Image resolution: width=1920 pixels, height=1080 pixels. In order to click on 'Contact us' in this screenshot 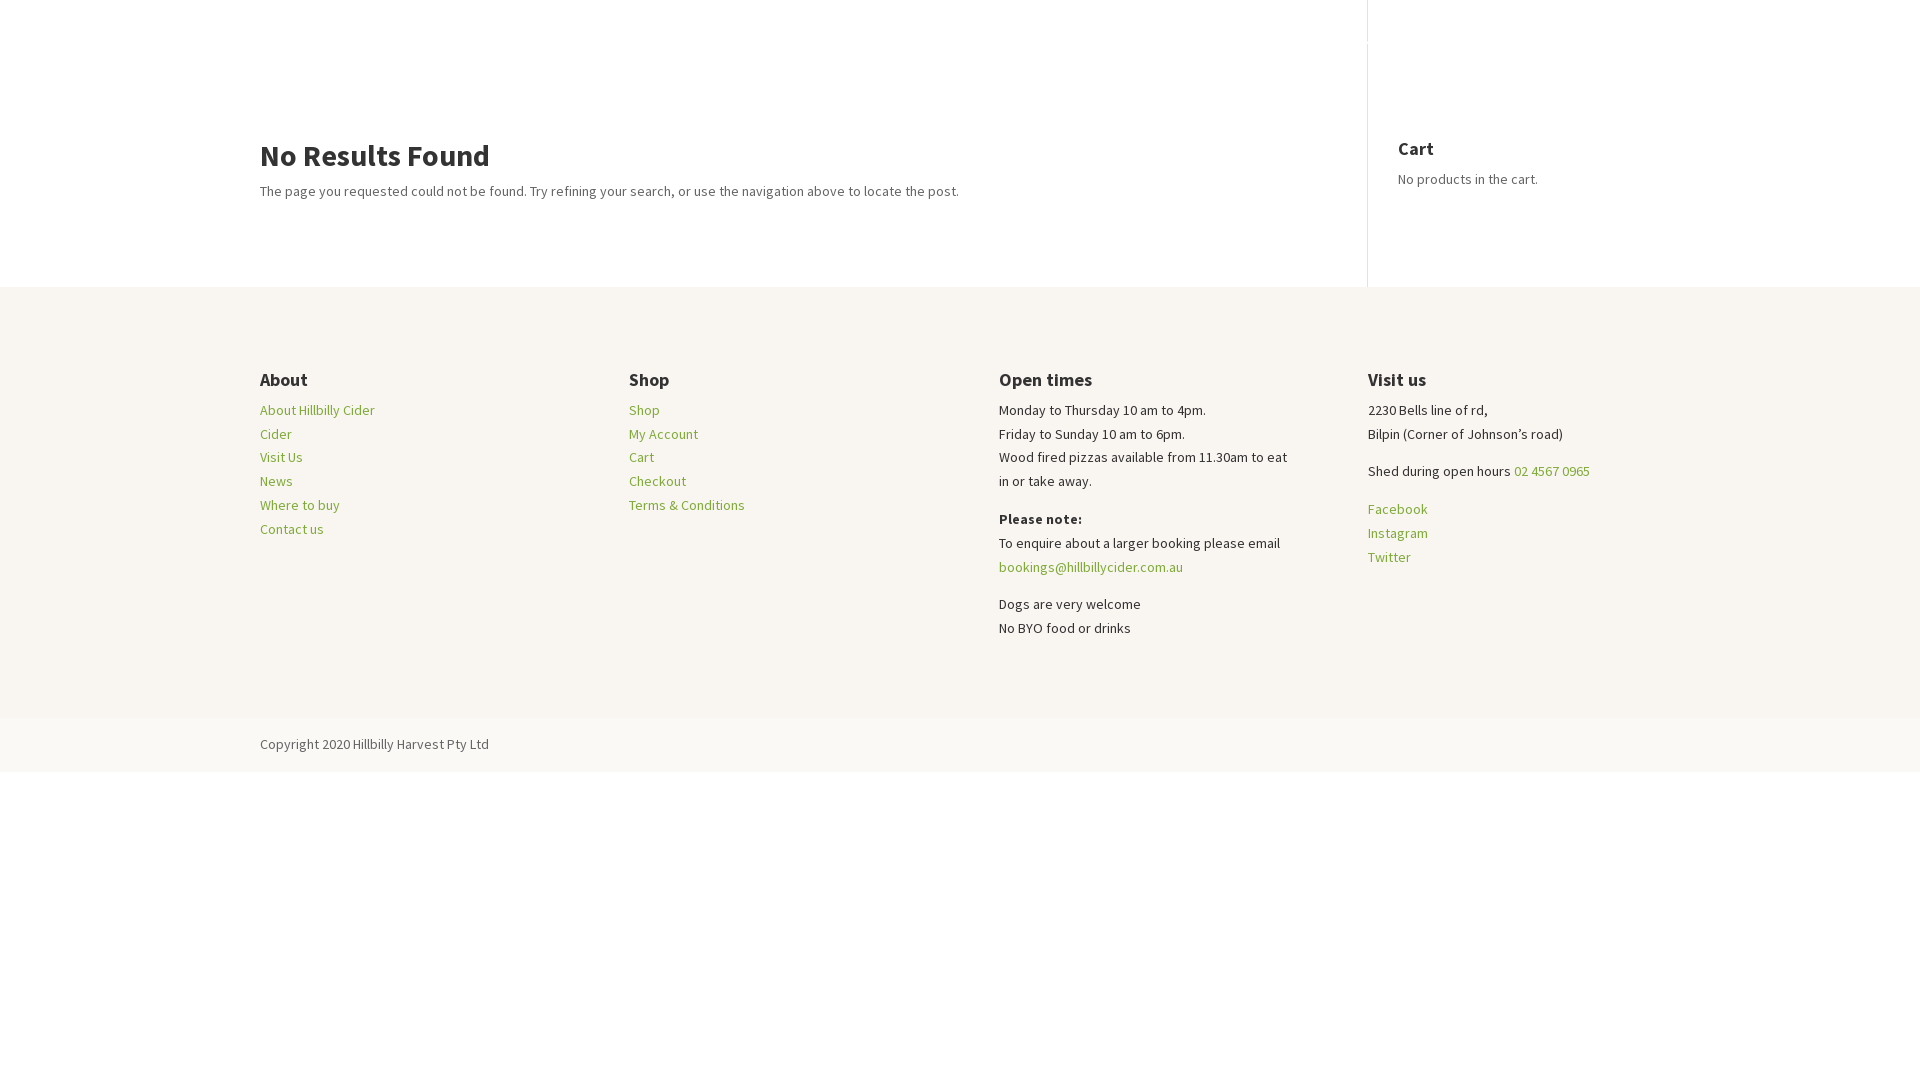, I will do `click(291, 527)`.